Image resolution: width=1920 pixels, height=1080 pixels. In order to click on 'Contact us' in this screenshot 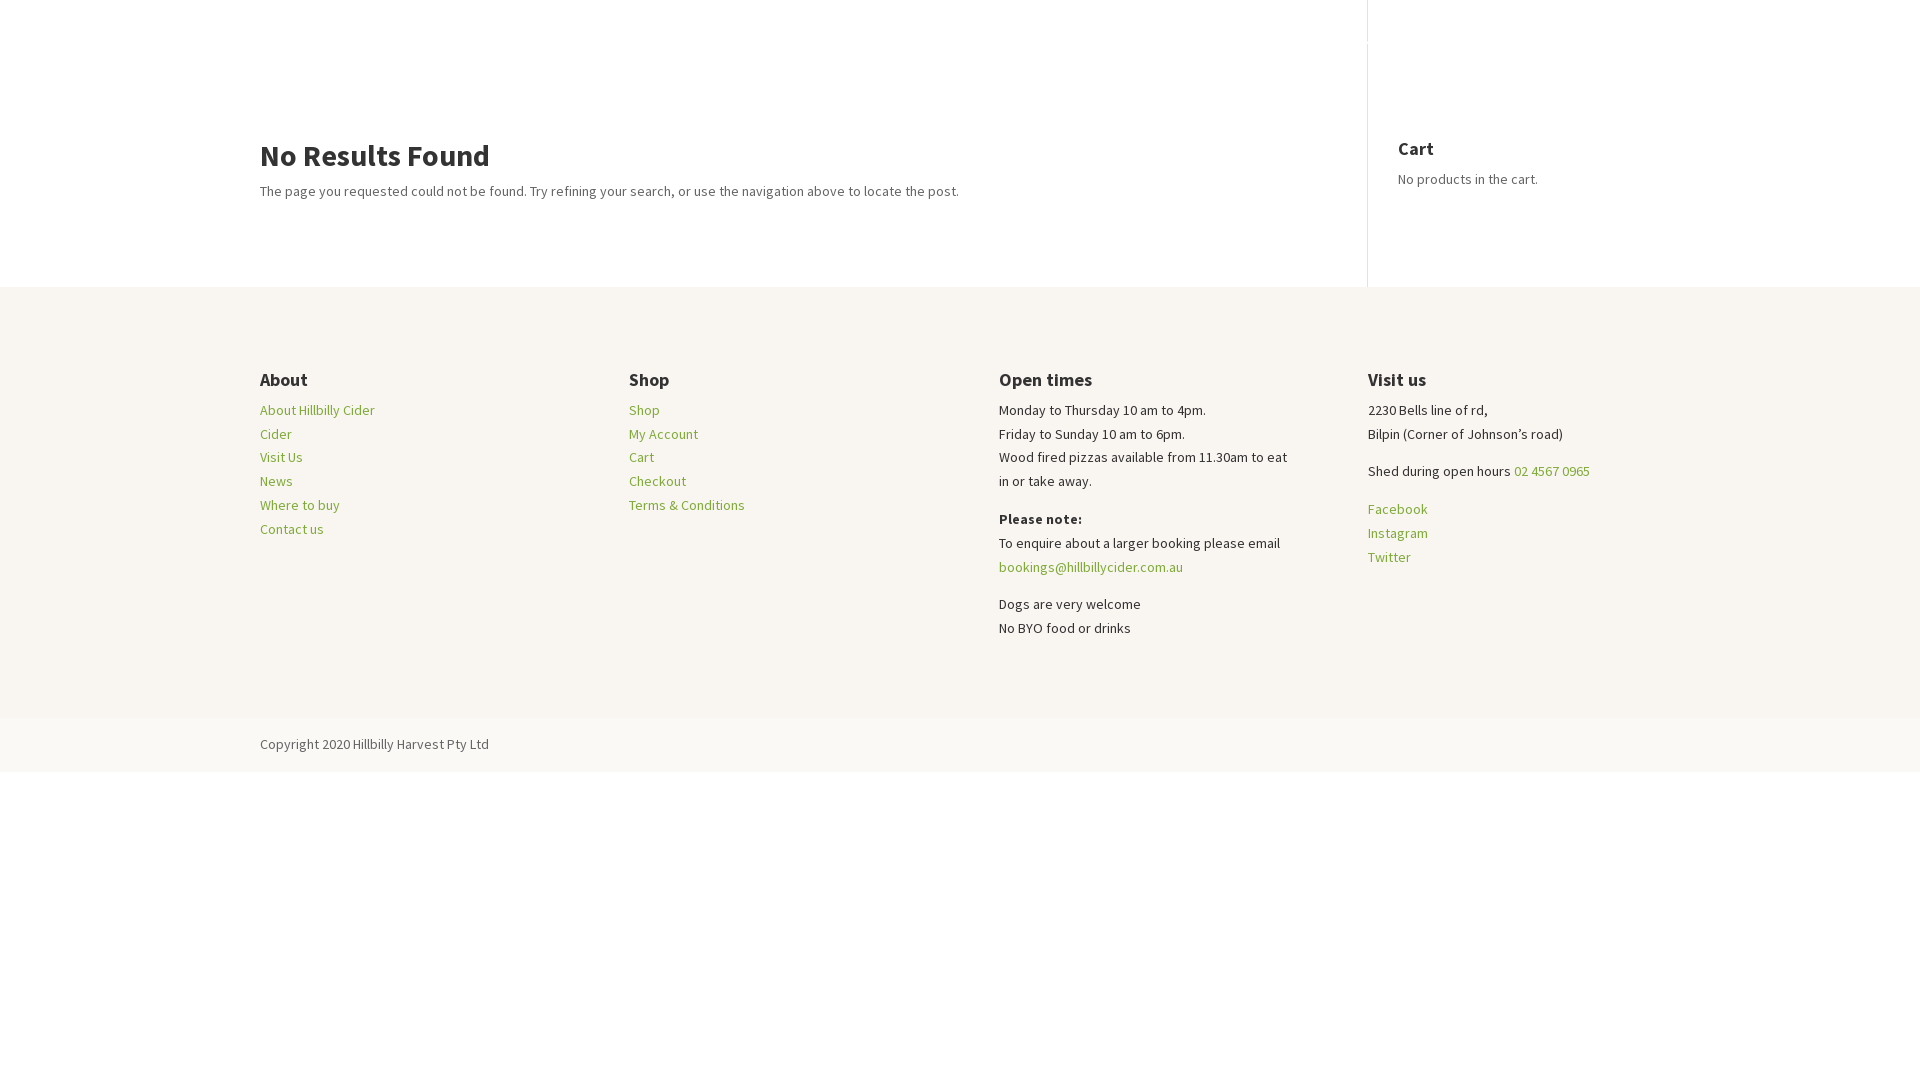, I will do `click(291, 527)`.